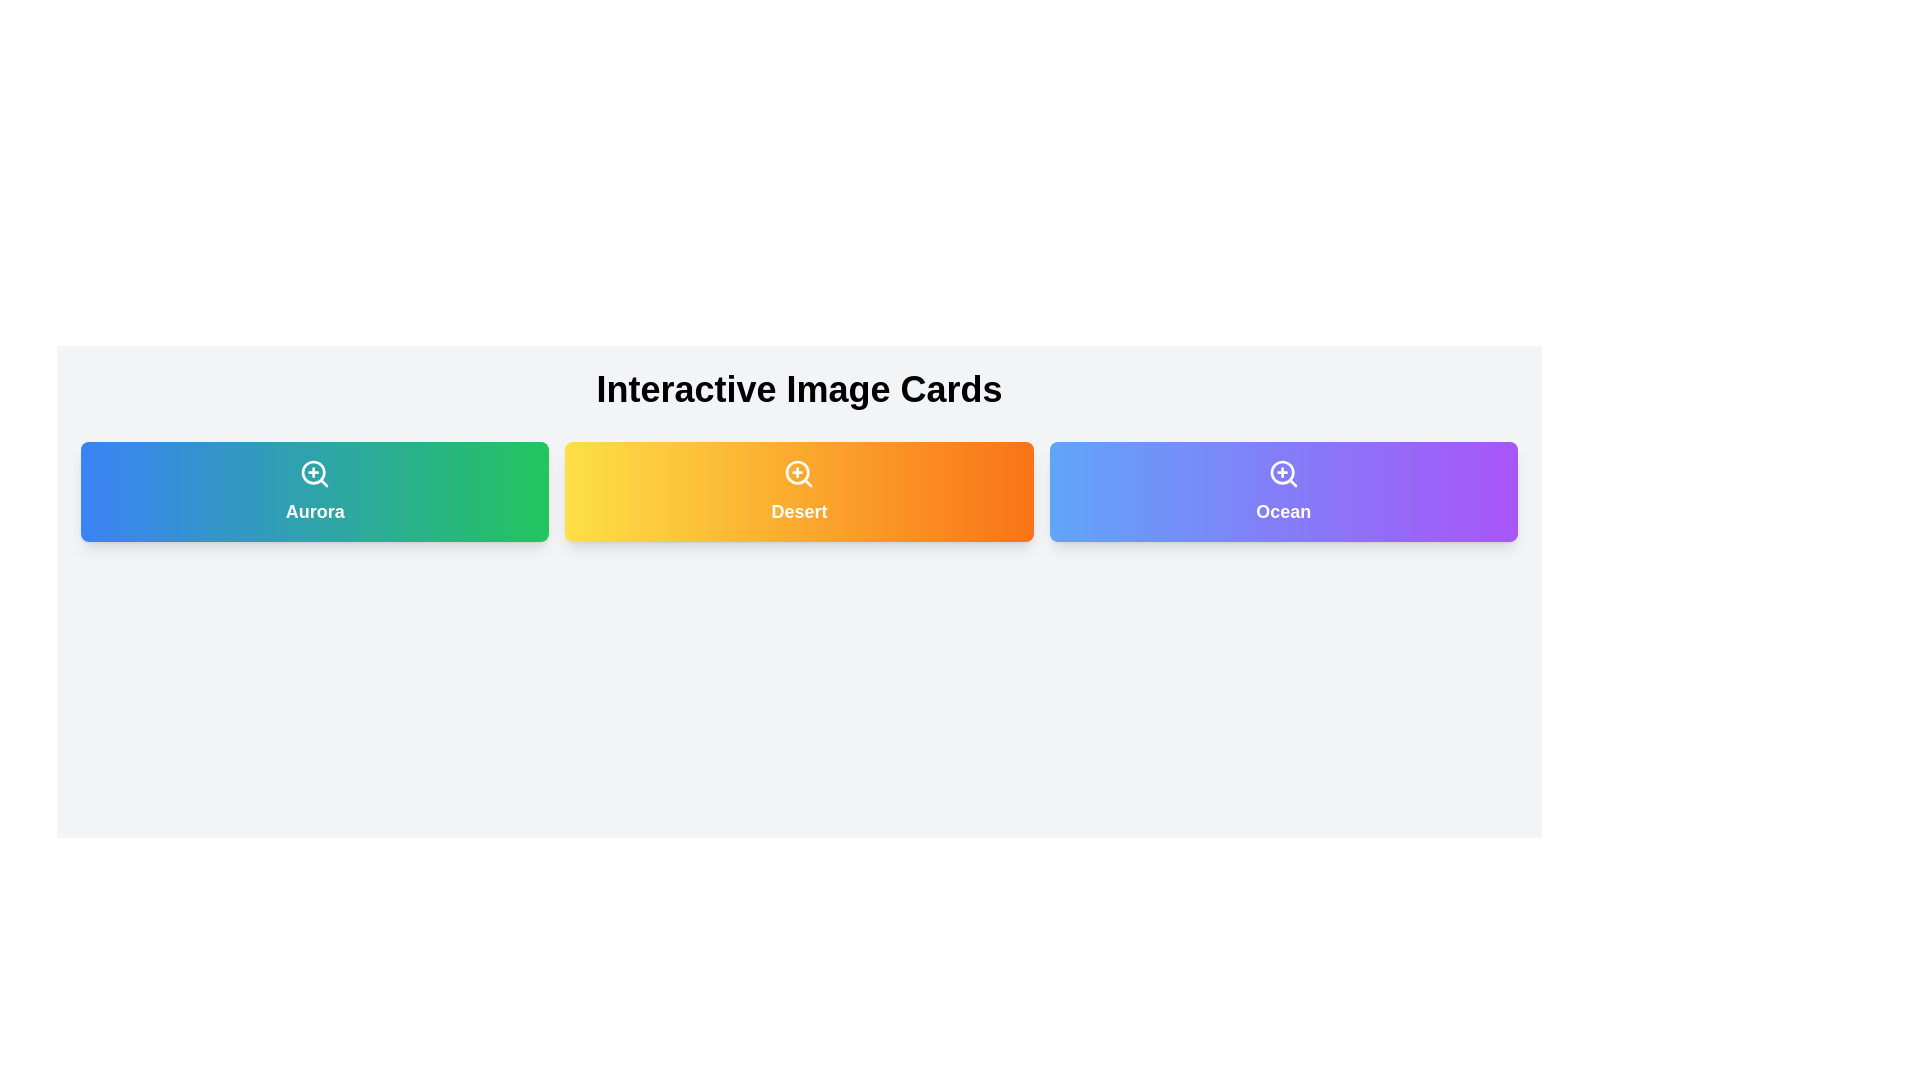 This screenshot has height=1080, width=1920. Describe the element at coordinates (1283, 474) in the screenshot. I see `the magnifying glass icon with a plus symbol in the center, which is located on the gradient purple rectangular card labeled 'Ocean'` at that location.